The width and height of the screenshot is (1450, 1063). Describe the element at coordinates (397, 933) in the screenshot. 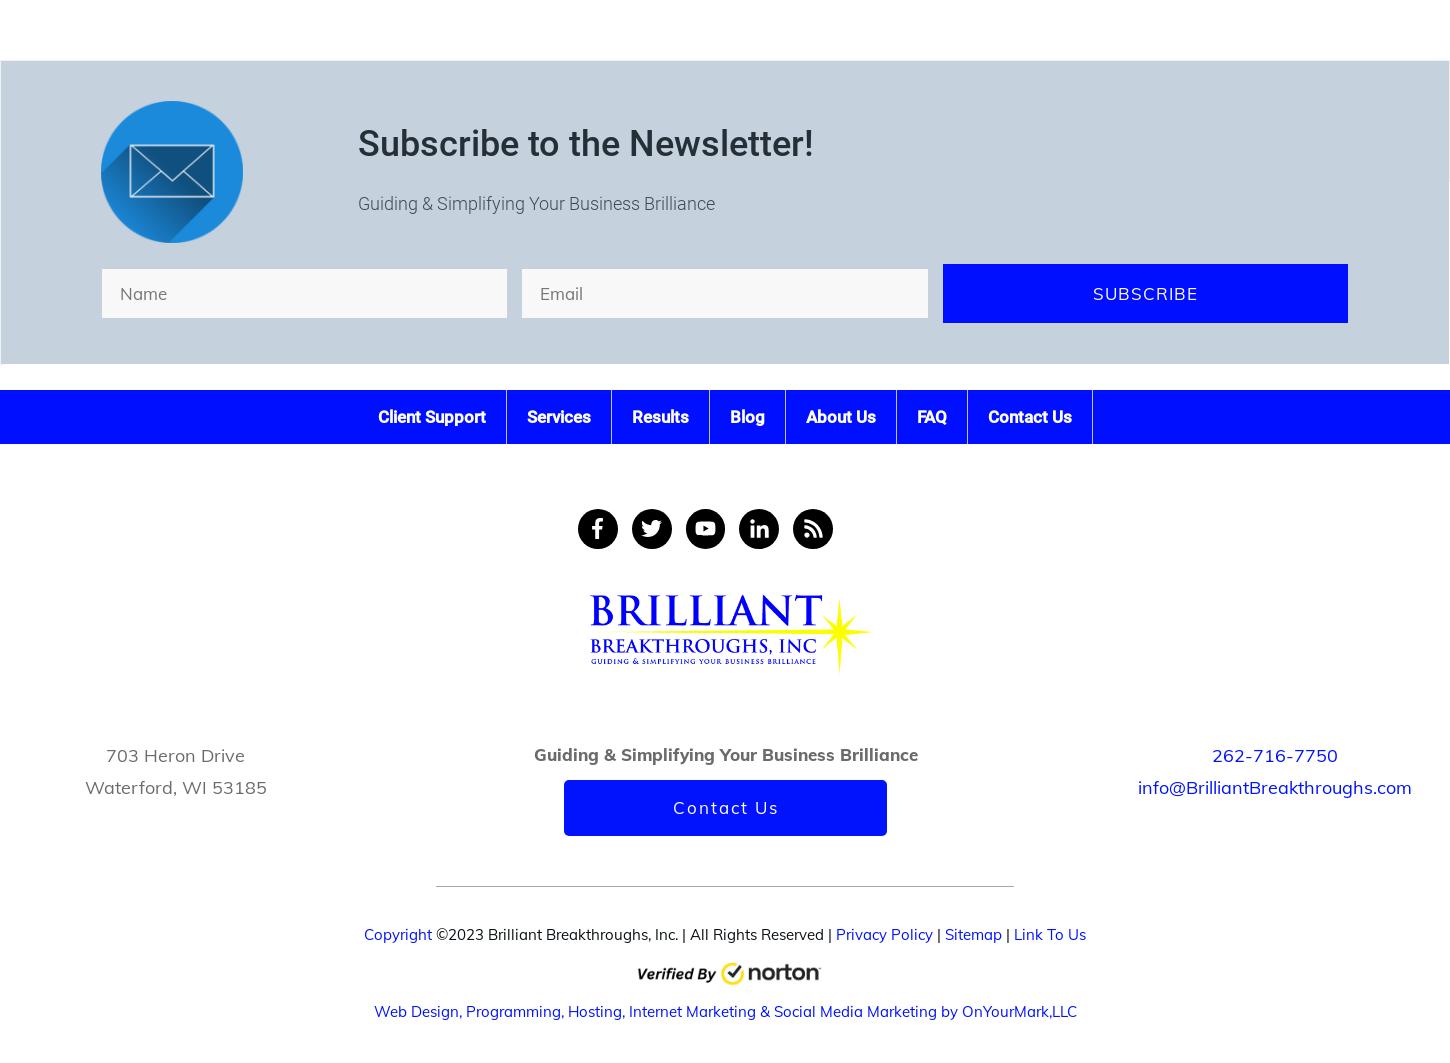

I see `'Copyright'` at that location.